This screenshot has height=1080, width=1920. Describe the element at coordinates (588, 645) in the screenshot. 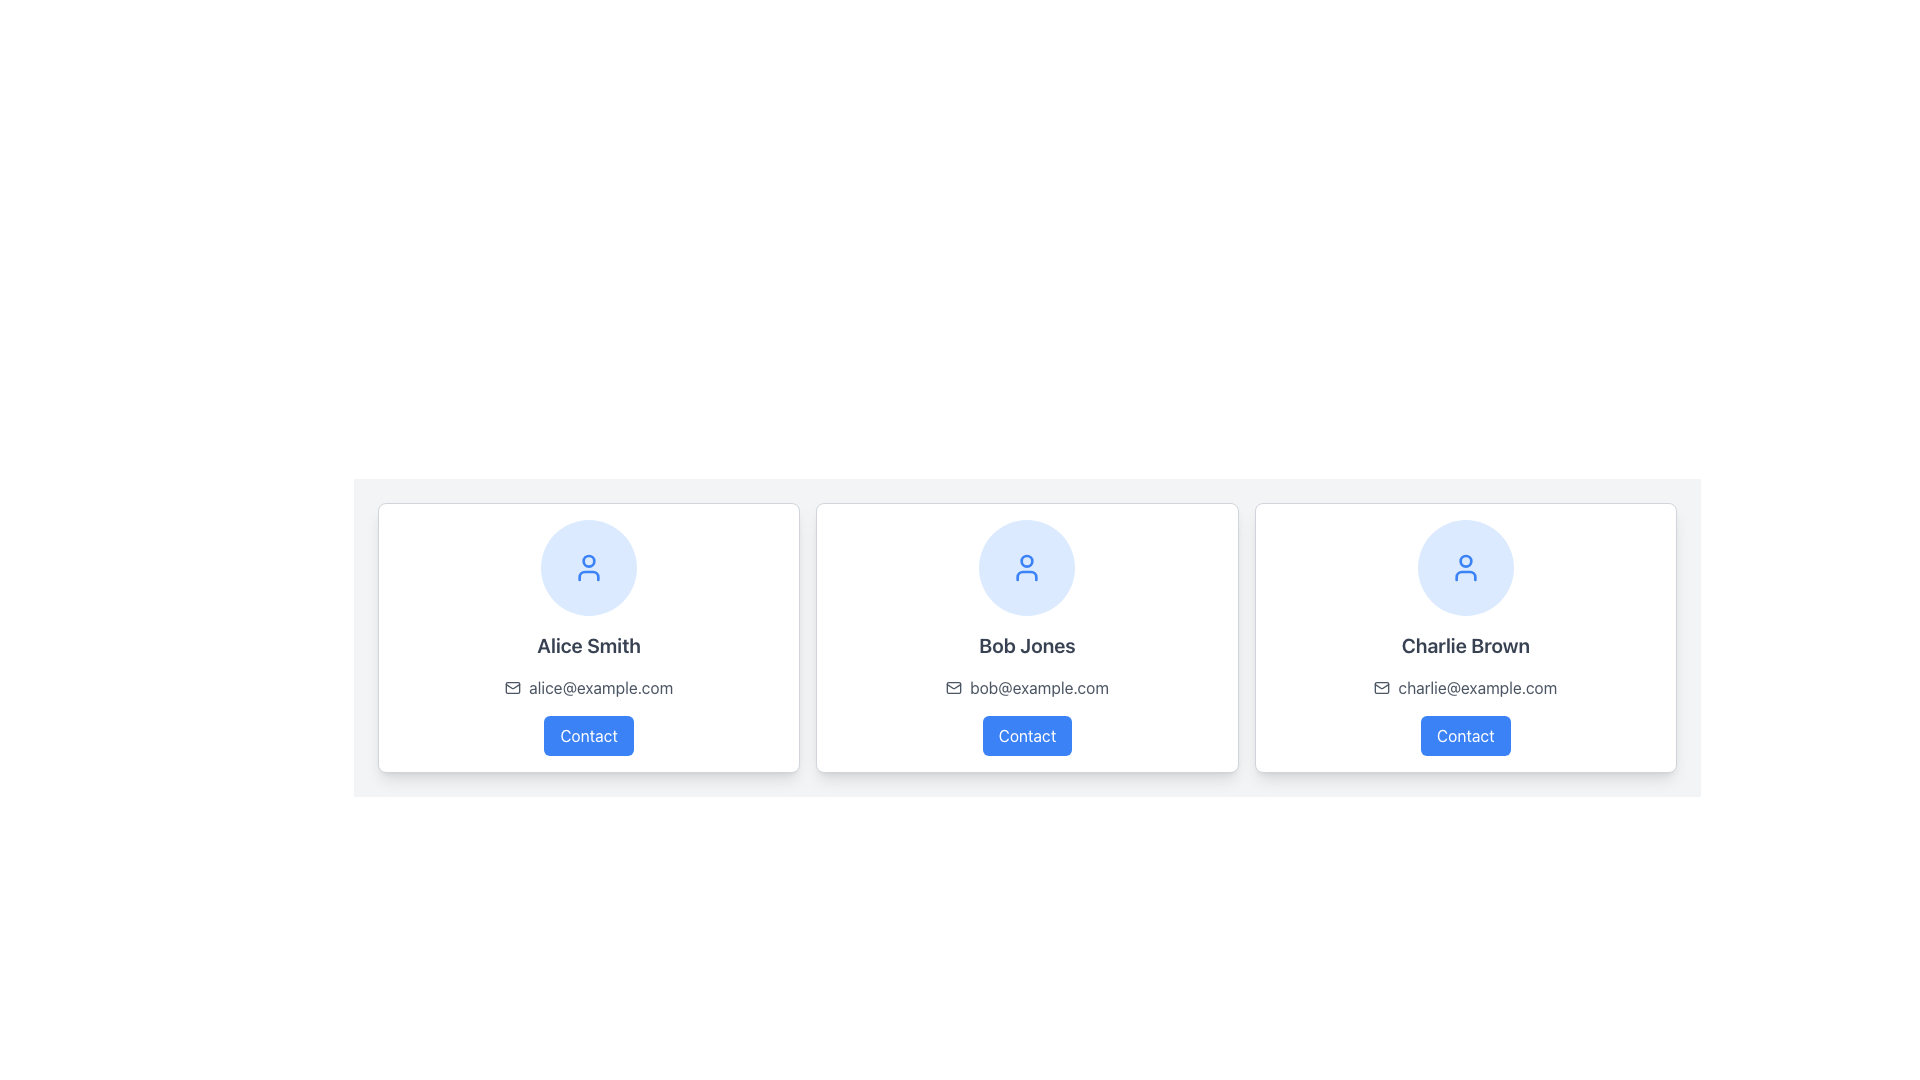

I see `the text label displaying 'Alice Smith', which is positioned below a circular icon and above an email address` at that location.